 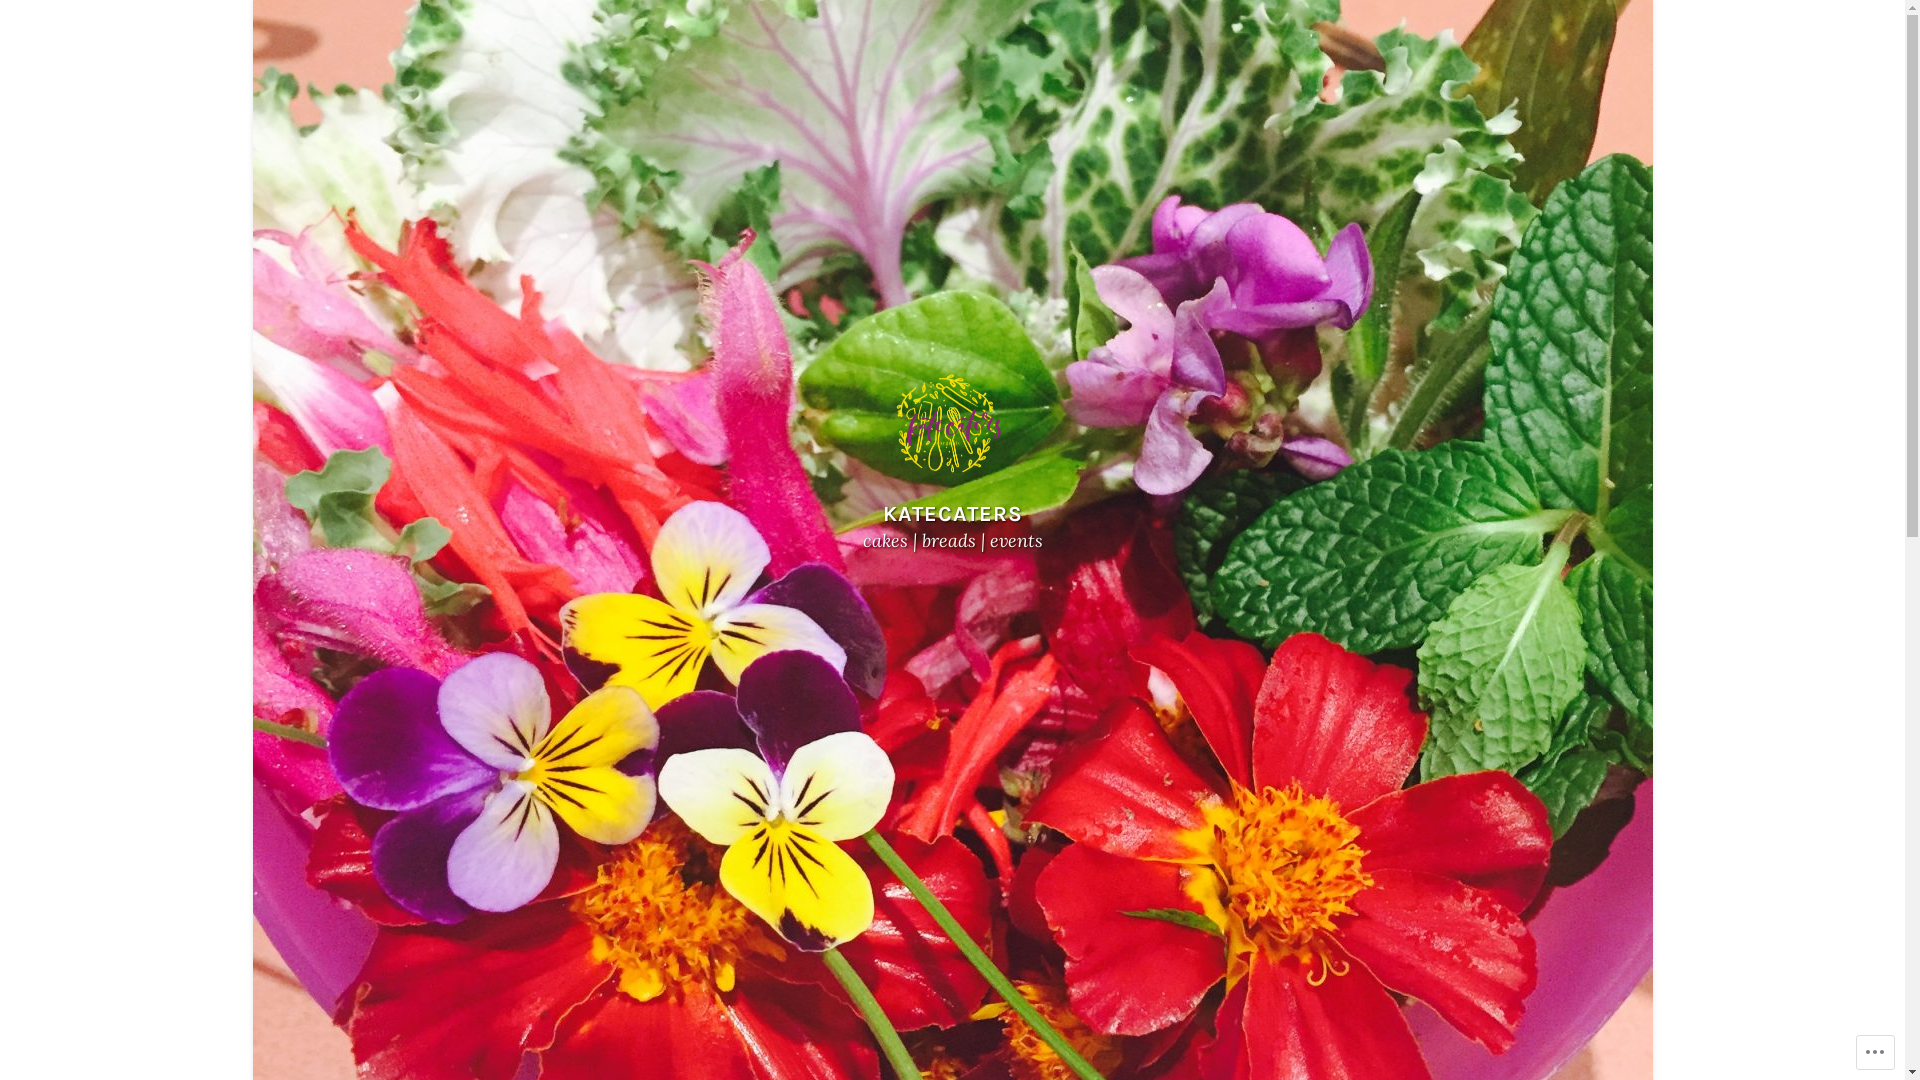 I want to click on 'KATECATERS', so click(x=881, y=512).